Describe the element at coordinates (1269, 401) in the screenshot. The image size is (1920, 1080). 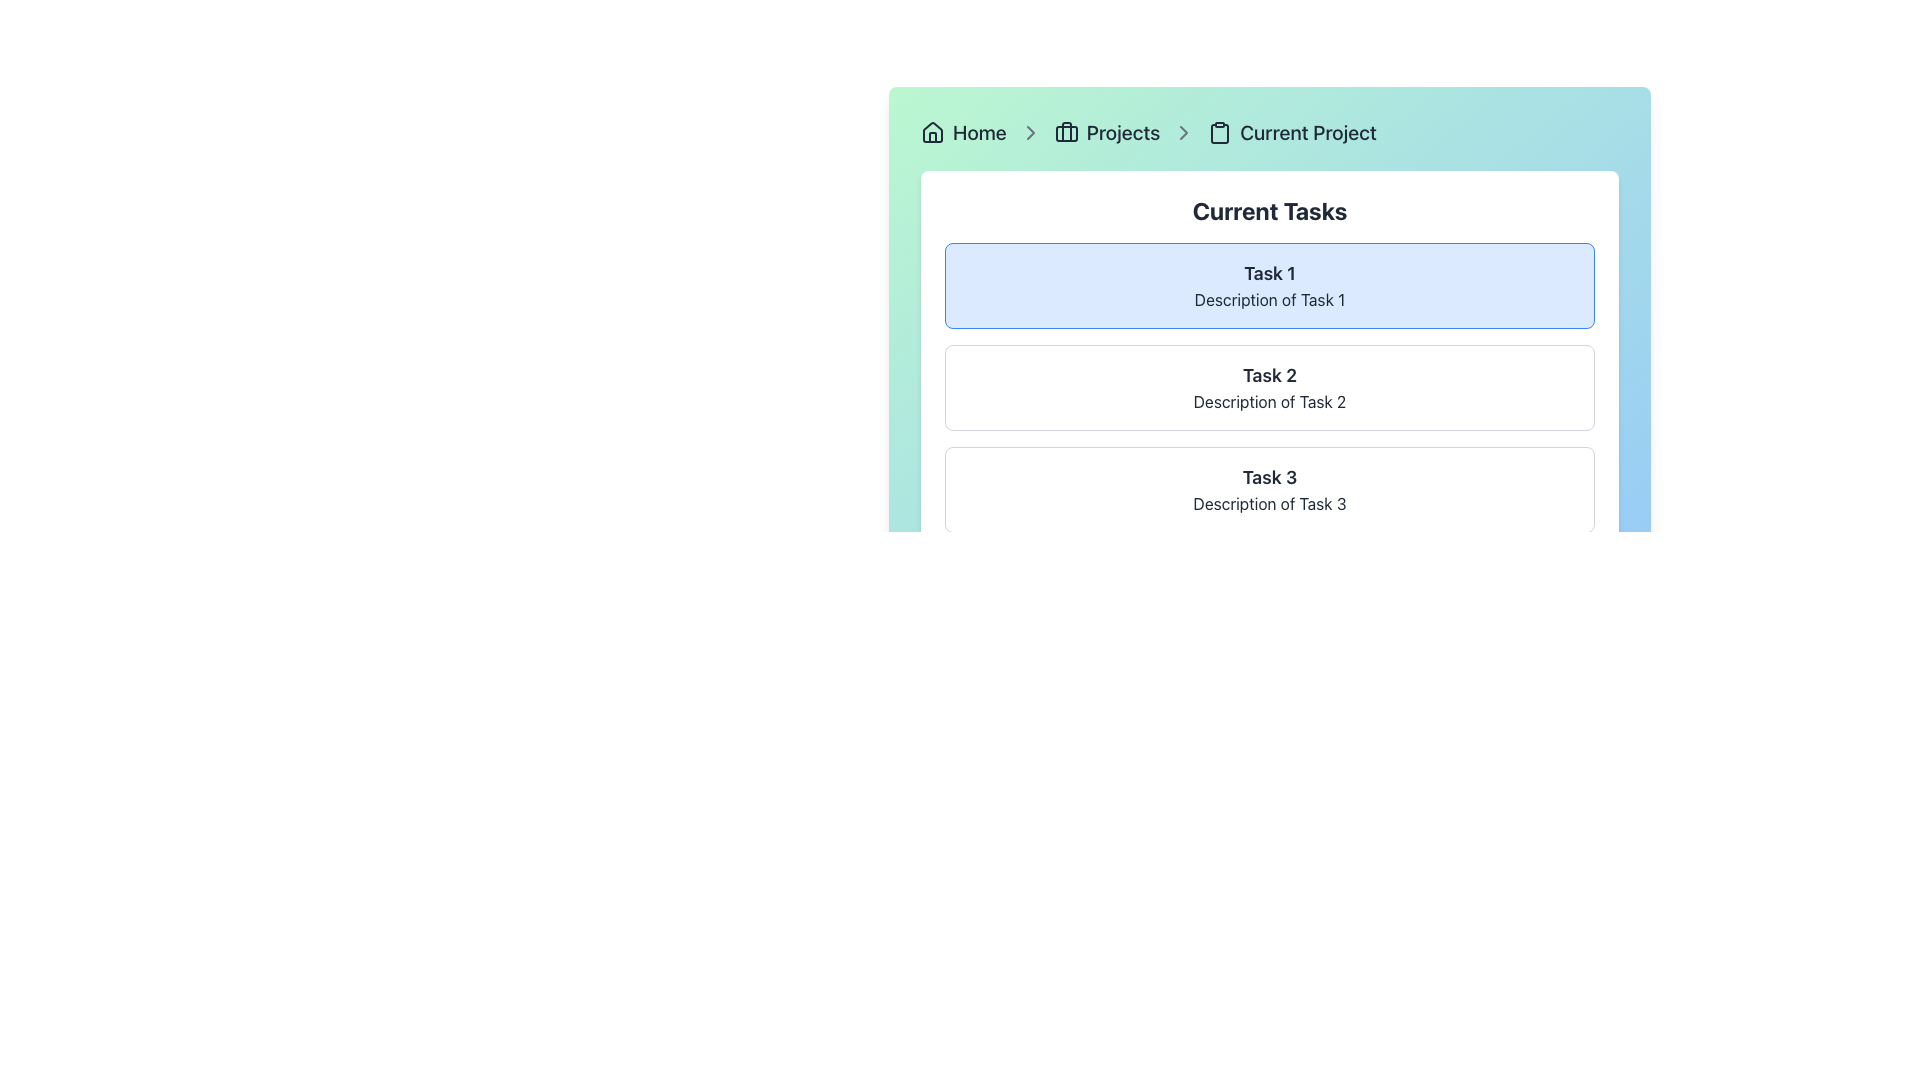
I see `the descriptive text label for 'Task 2' located under the title within the bordered card in the vertical list of tasks` at that location.